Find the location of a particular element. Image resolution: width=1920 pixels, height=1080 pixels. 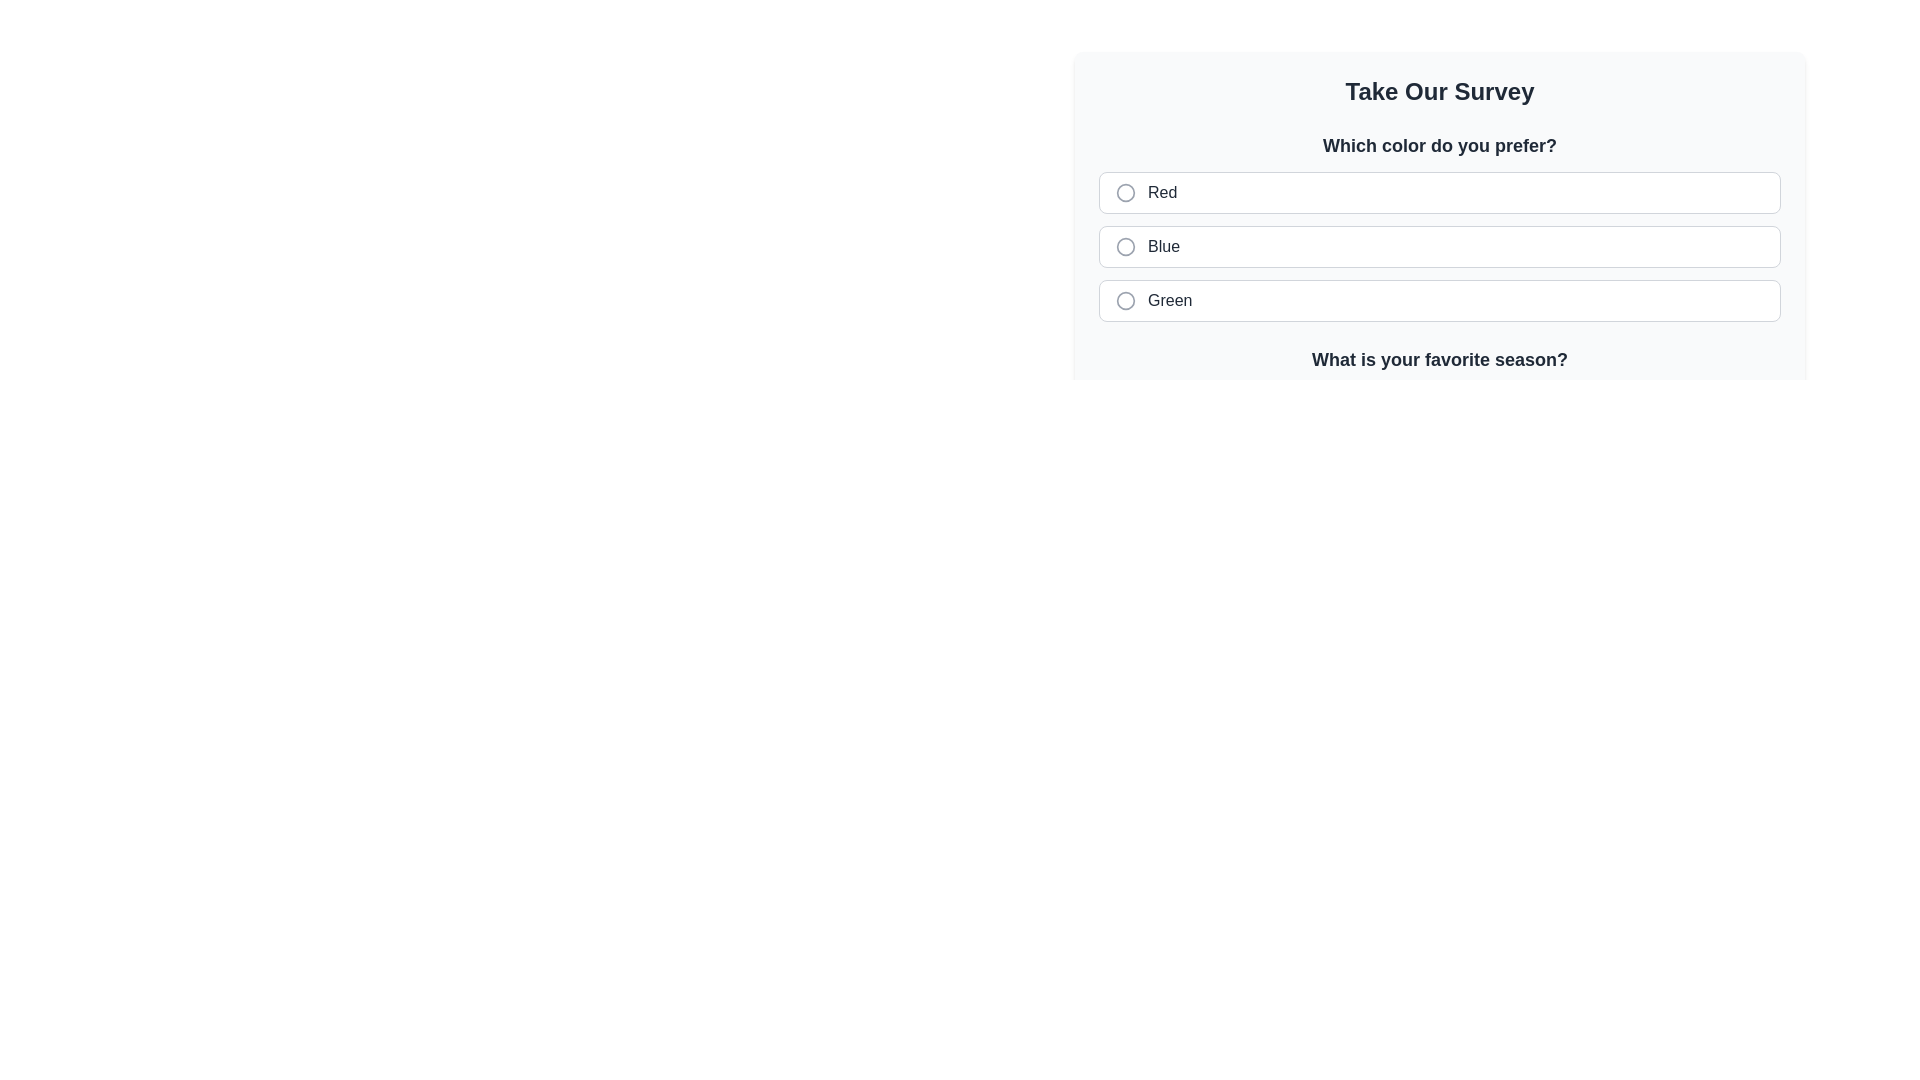

the radio button option for 'Blue' located in the middle of the three options under the question 'Which color do you prefer?' and above the 'Green' option is located at coordinates (1440, 245).